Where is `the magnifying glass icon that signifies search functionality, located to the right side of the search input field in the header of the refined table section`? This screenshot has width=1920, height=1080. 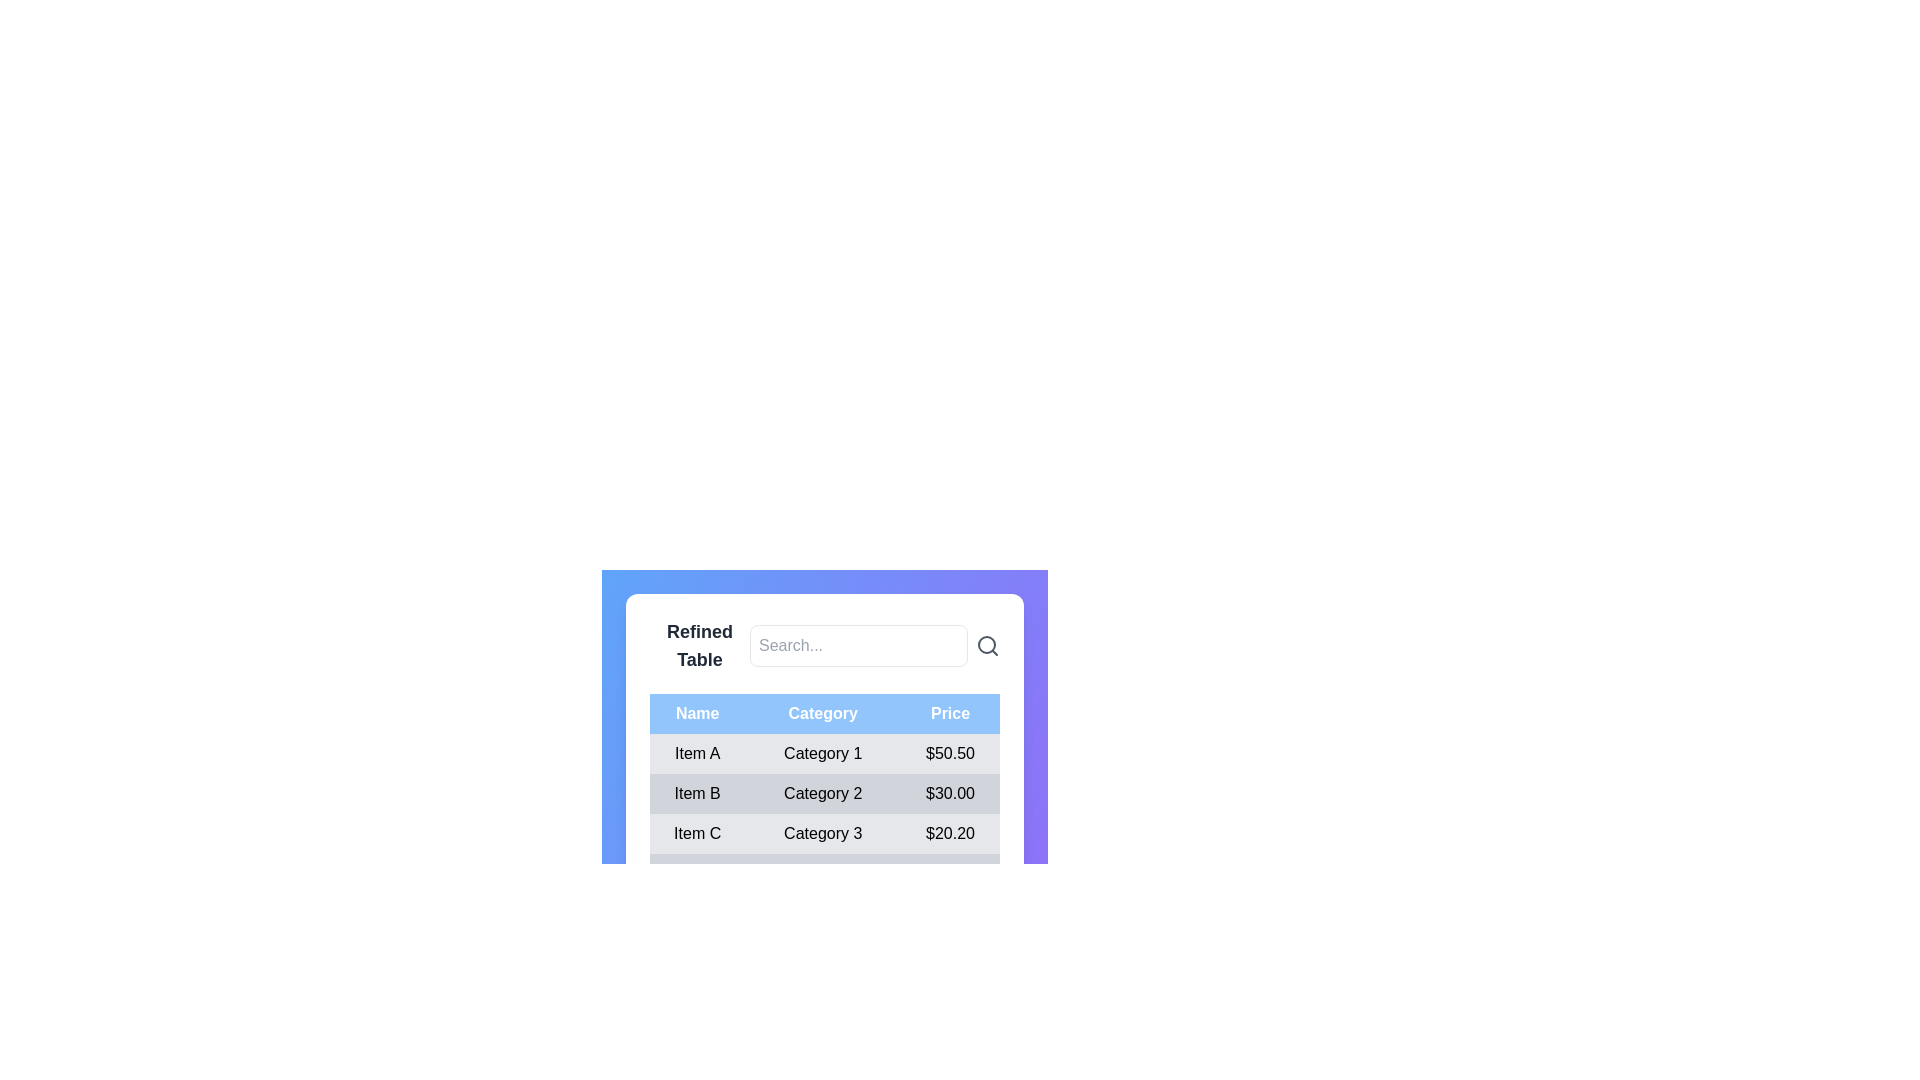
the magnifying glass icon that signifies search functionality, located to the right side of the search input field in the header of the refined table section is located at coordinates (988, 645).